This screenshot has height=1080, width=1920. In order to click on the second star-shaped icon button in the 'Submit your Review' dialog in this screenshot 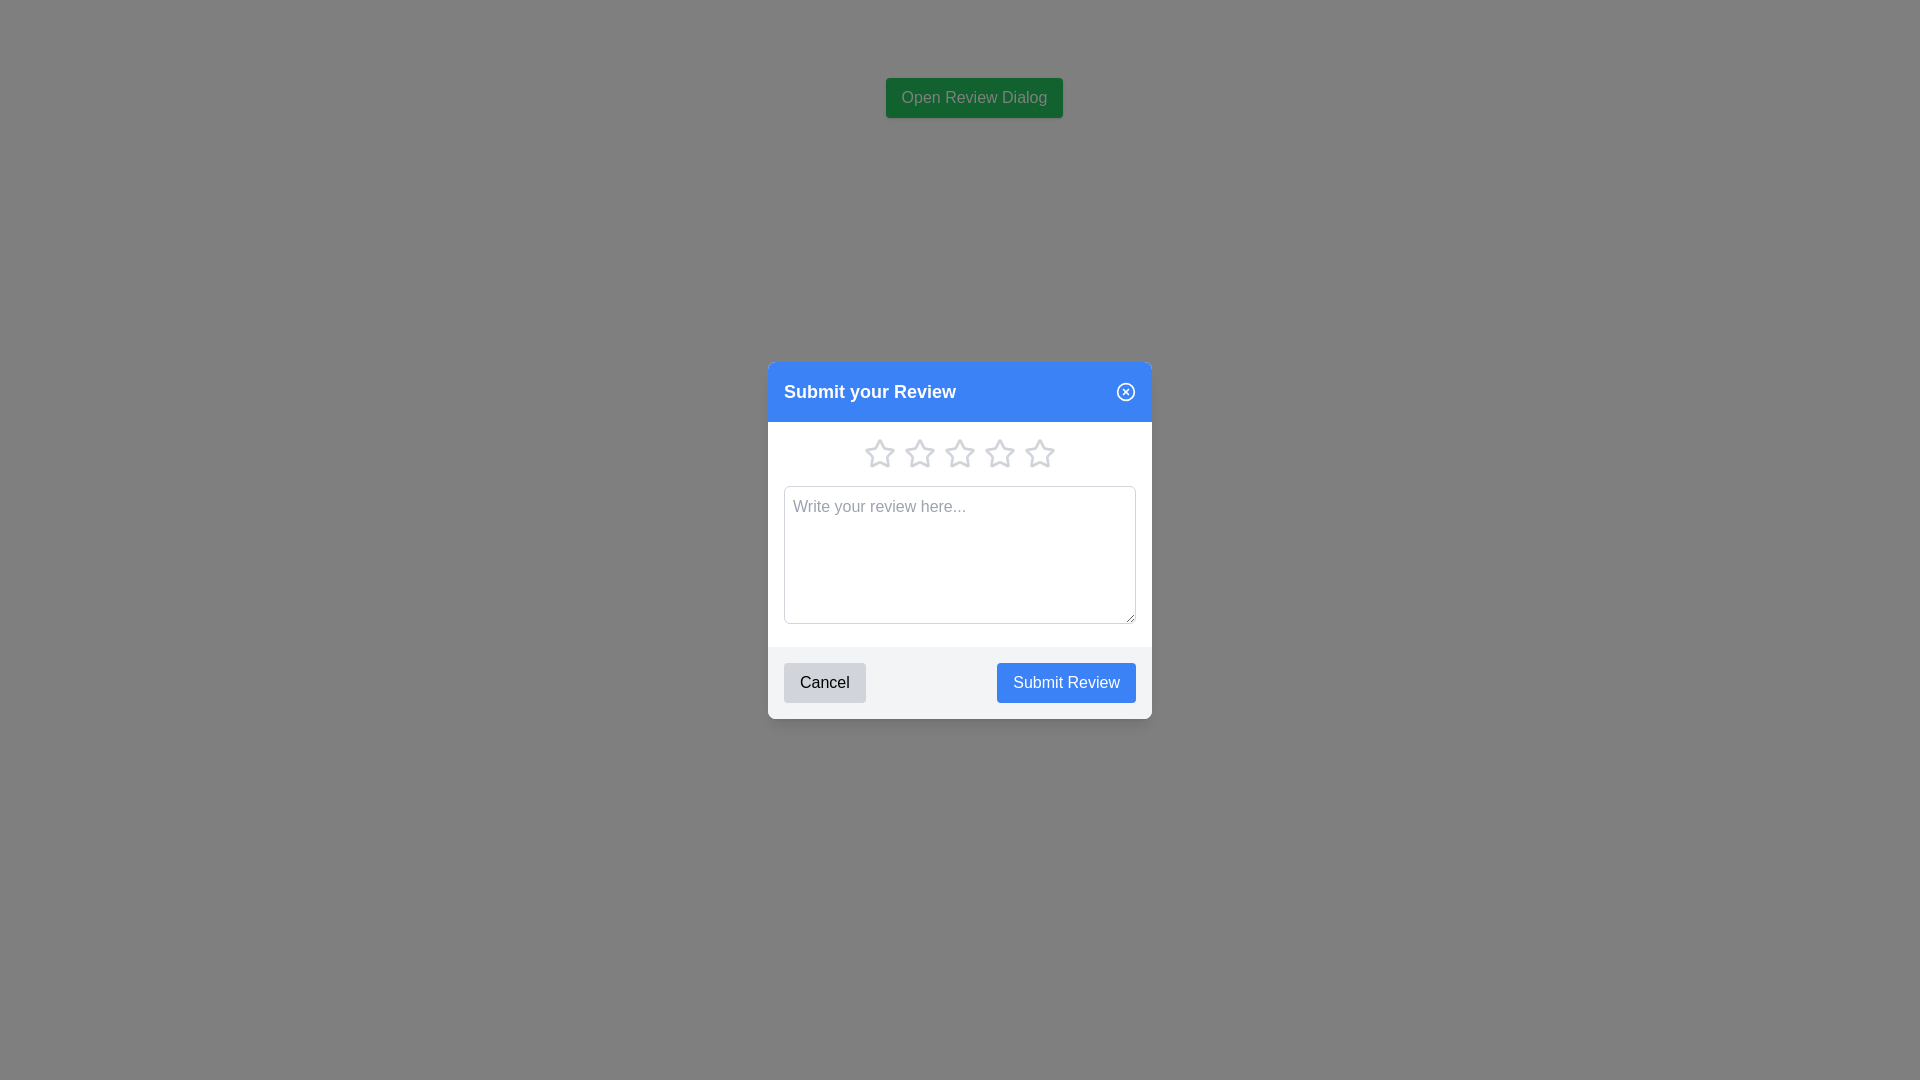, I will do `click(919, 453)`.